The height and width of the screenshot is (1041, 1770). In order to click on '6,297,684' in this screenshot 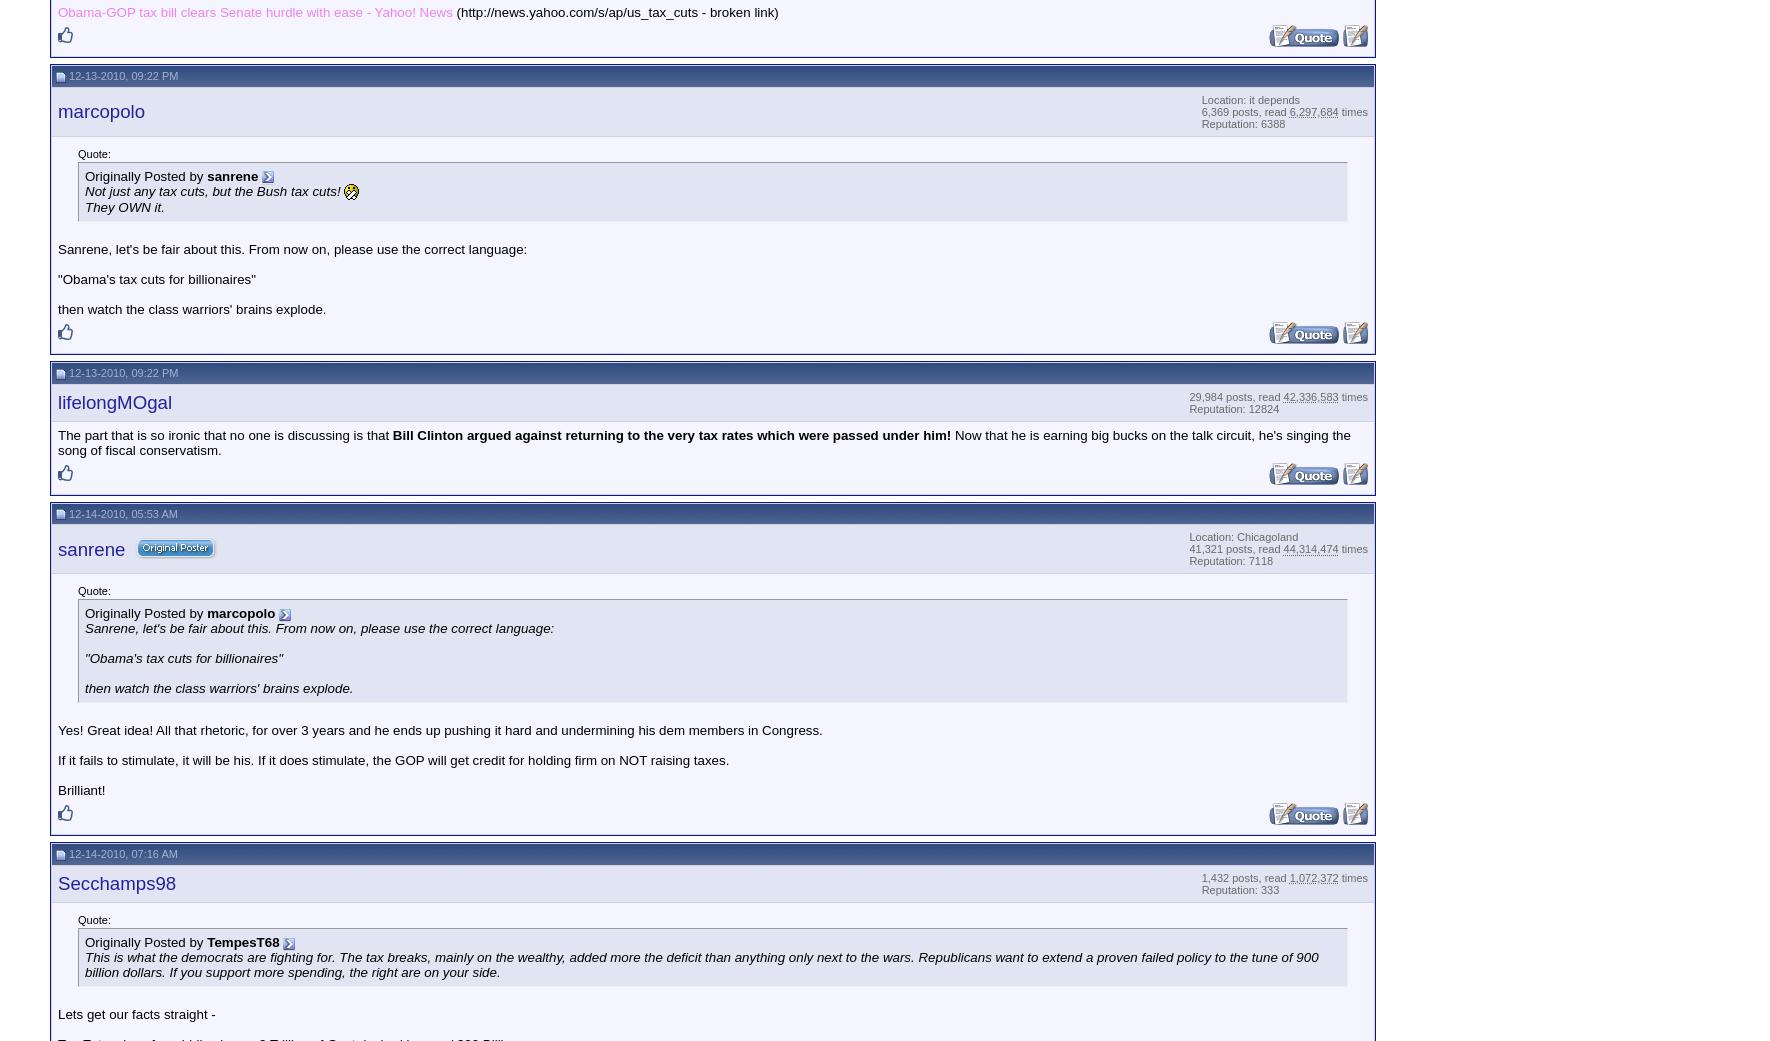, I will do `click(1287, 110)`.